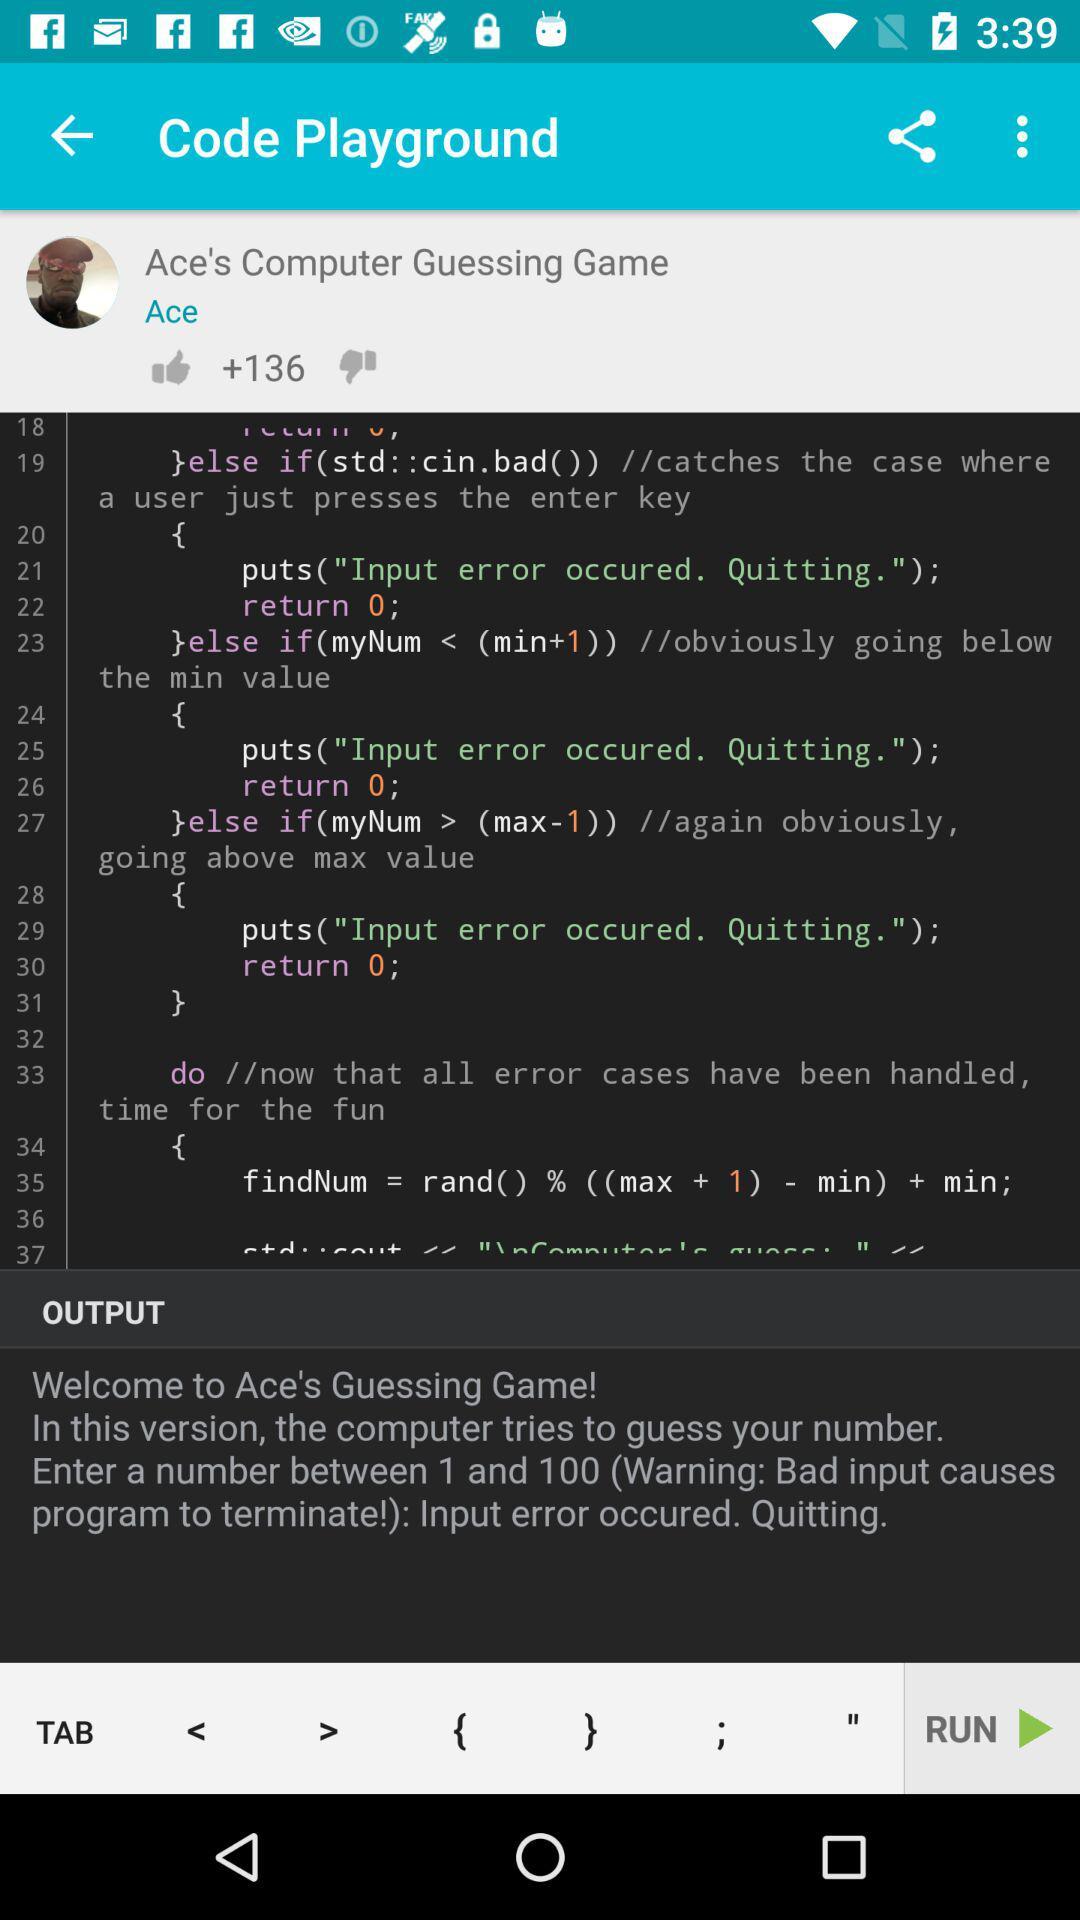 The width and height of the screenshot is (1080, 1920). I want to click on the < item, so click(196, 1727).